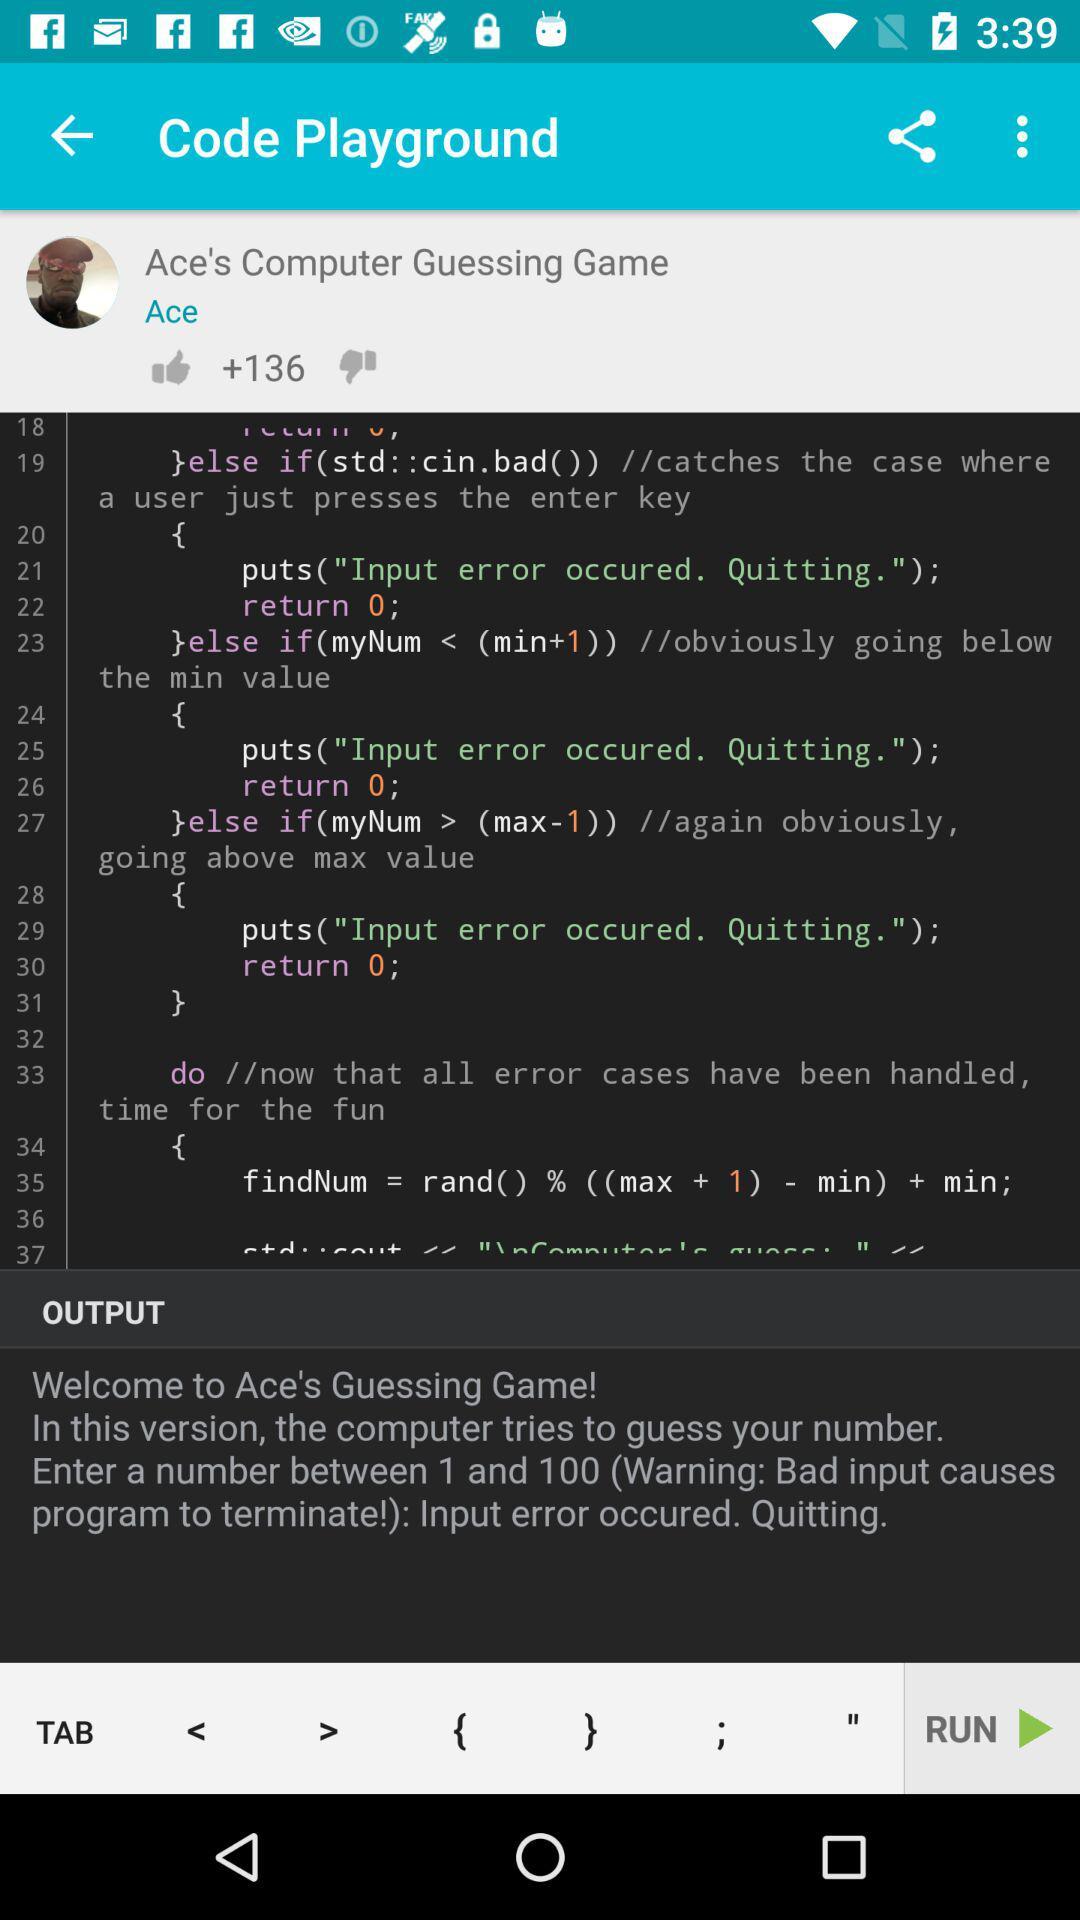 The width and height of the screenshot is (1080, 1920). I want to click on the < item, so click(196, 1727).